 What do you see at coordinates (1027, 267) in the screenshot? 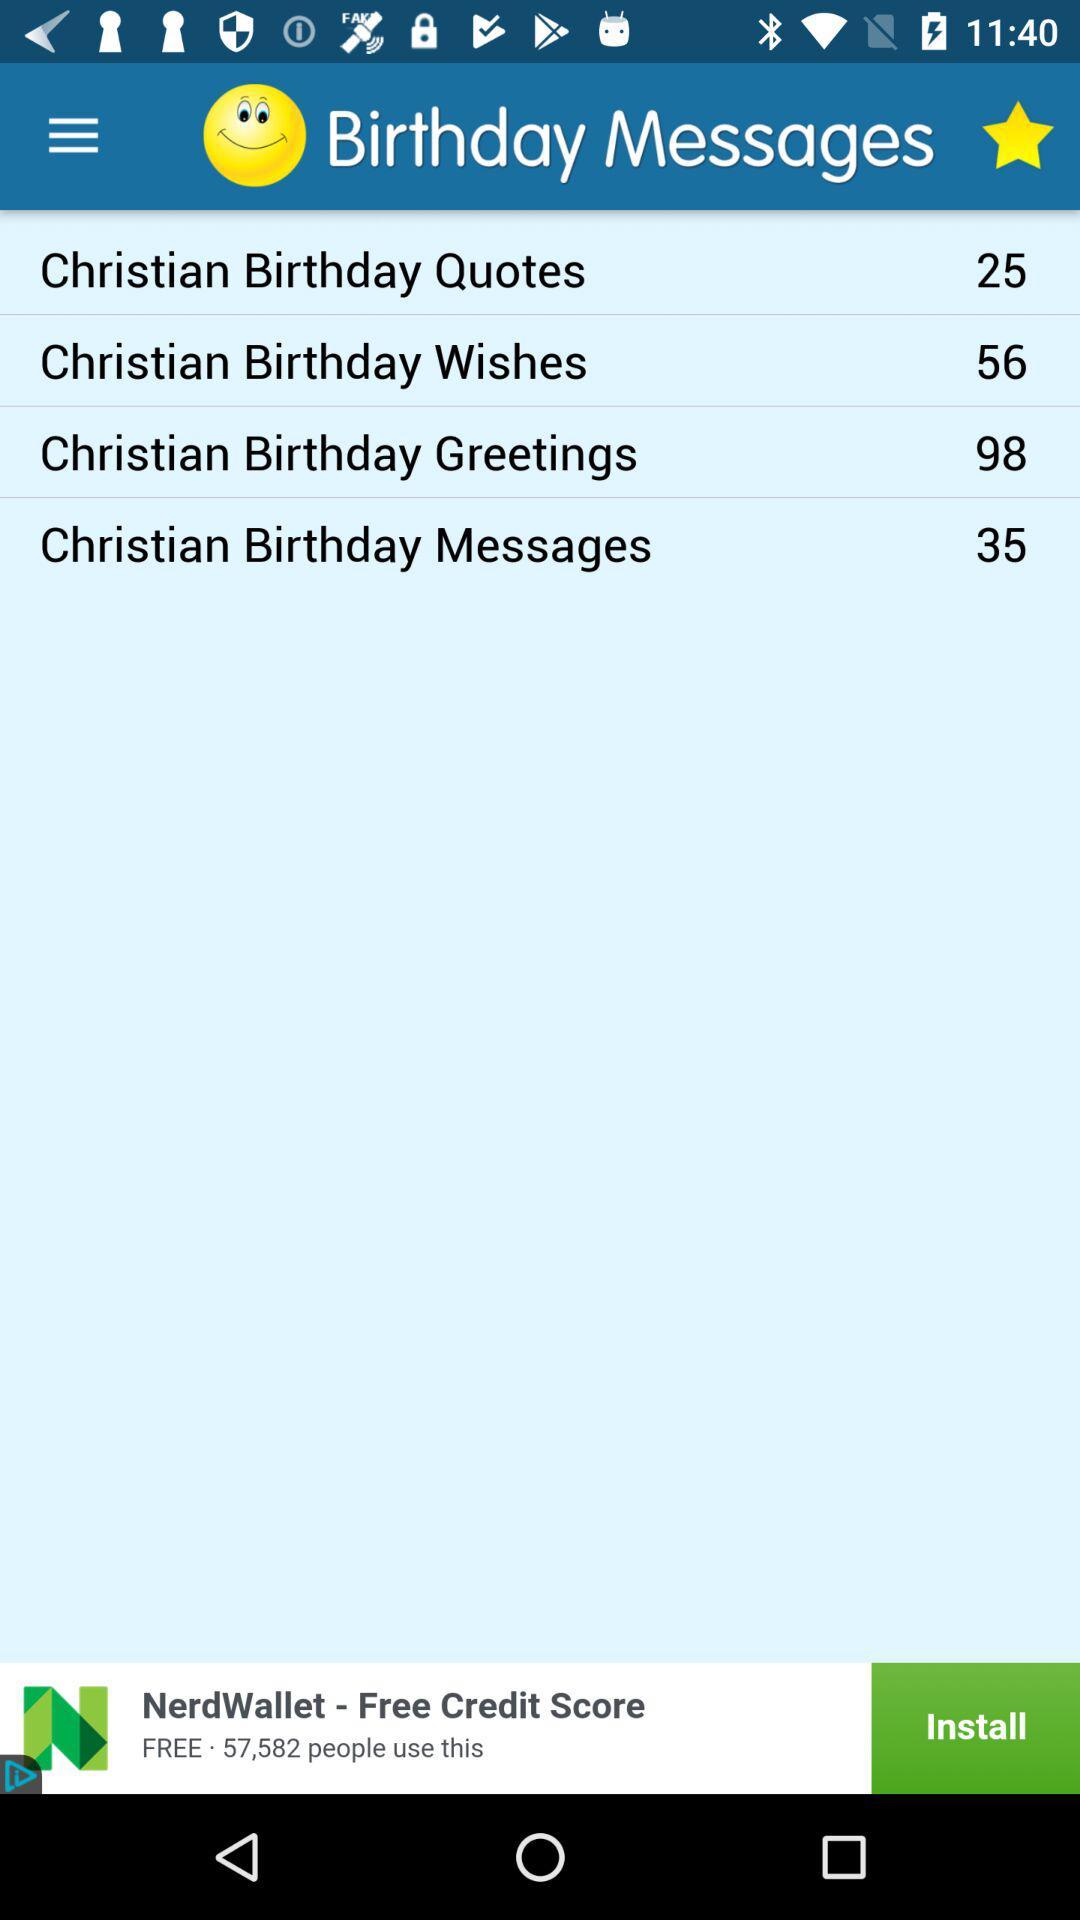
I see `the icon above the 56 item` at bounding box center [1027, 267].